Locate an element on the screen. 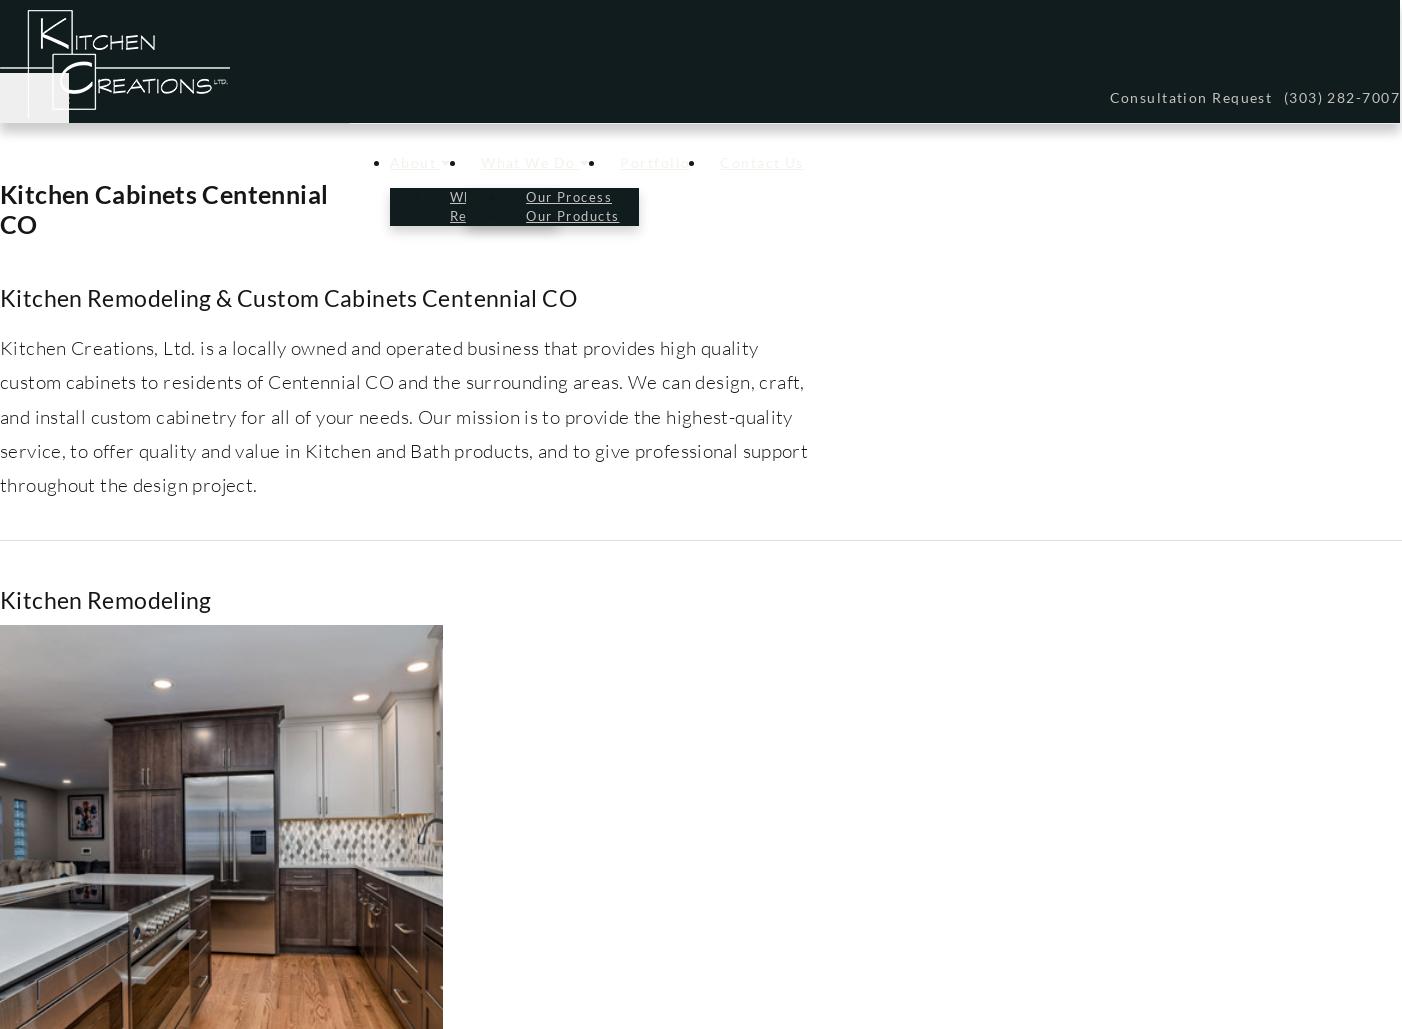 The width and height of the screenshot is (1402, 1029). '(303) 282-7007' is located at coordinates (1341, 96).